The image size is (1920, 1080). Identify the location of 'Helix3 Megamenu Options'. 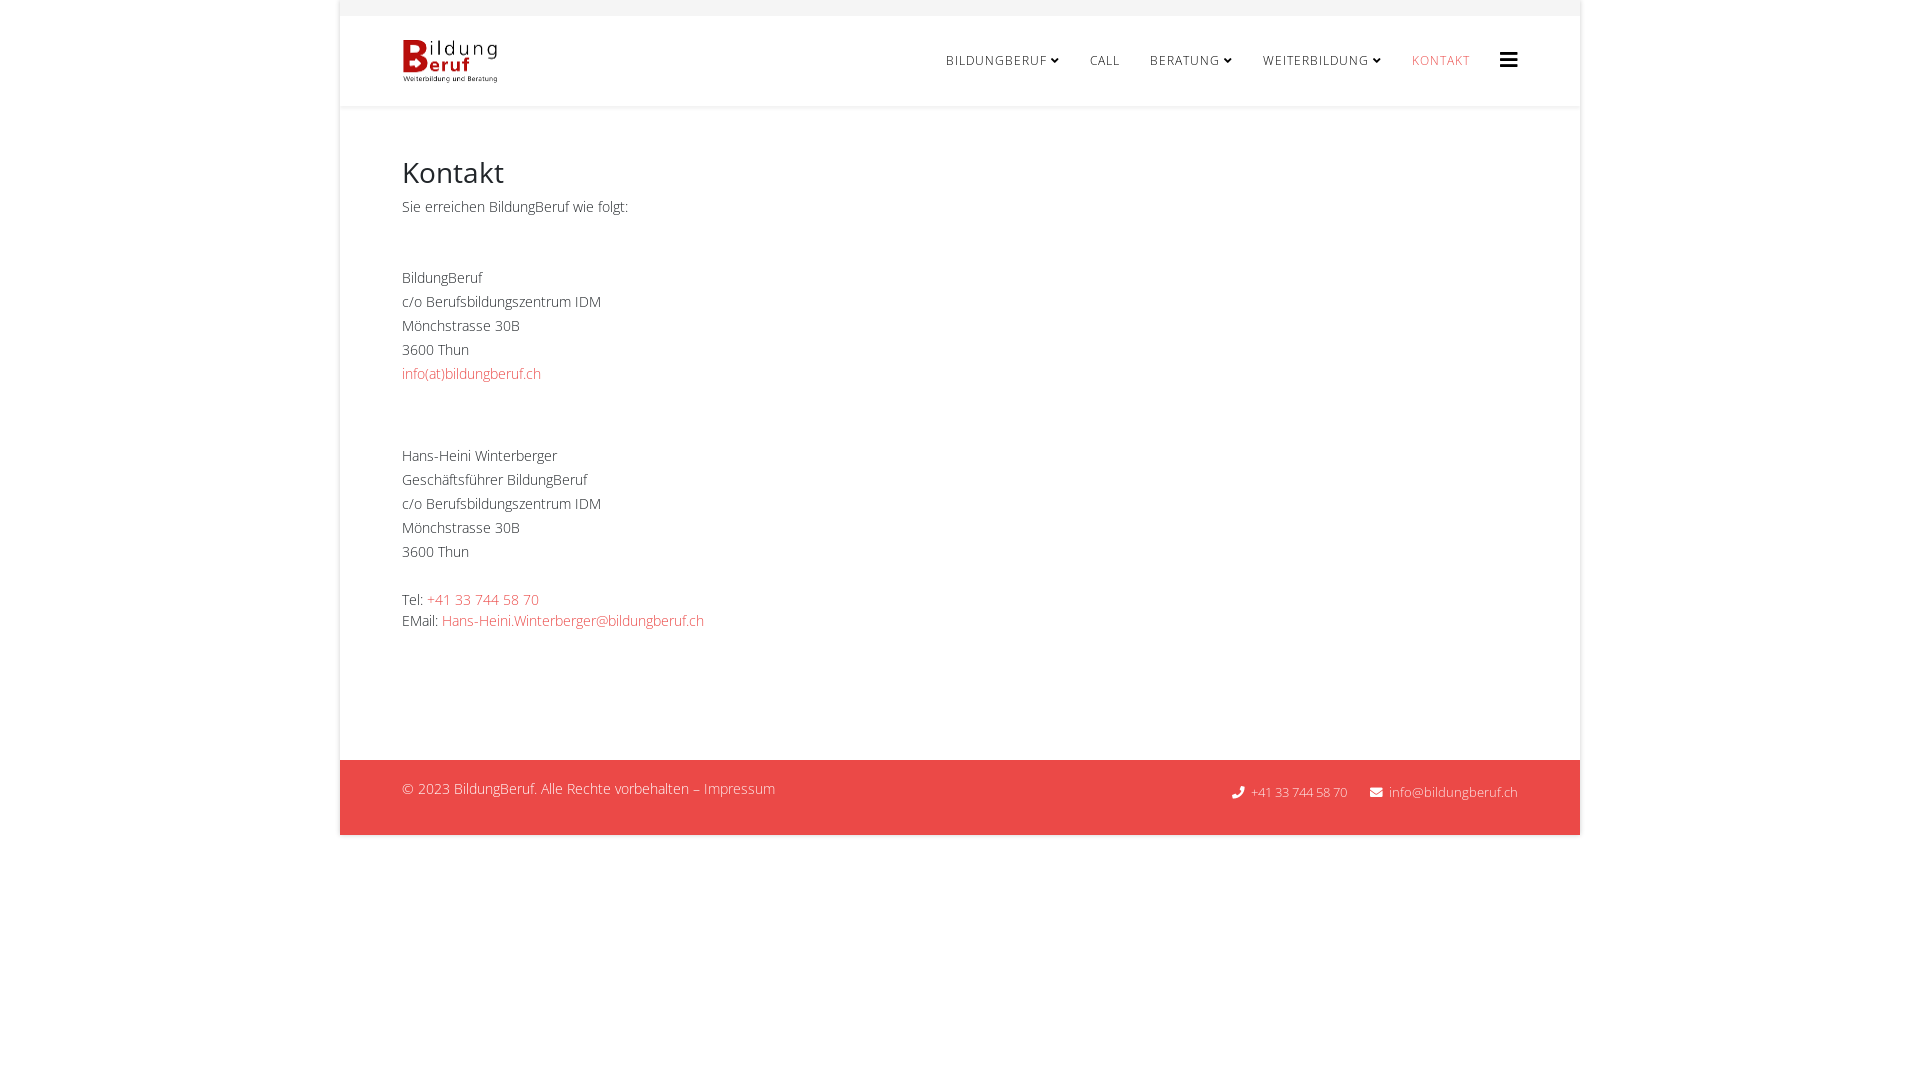
(1508, 59).